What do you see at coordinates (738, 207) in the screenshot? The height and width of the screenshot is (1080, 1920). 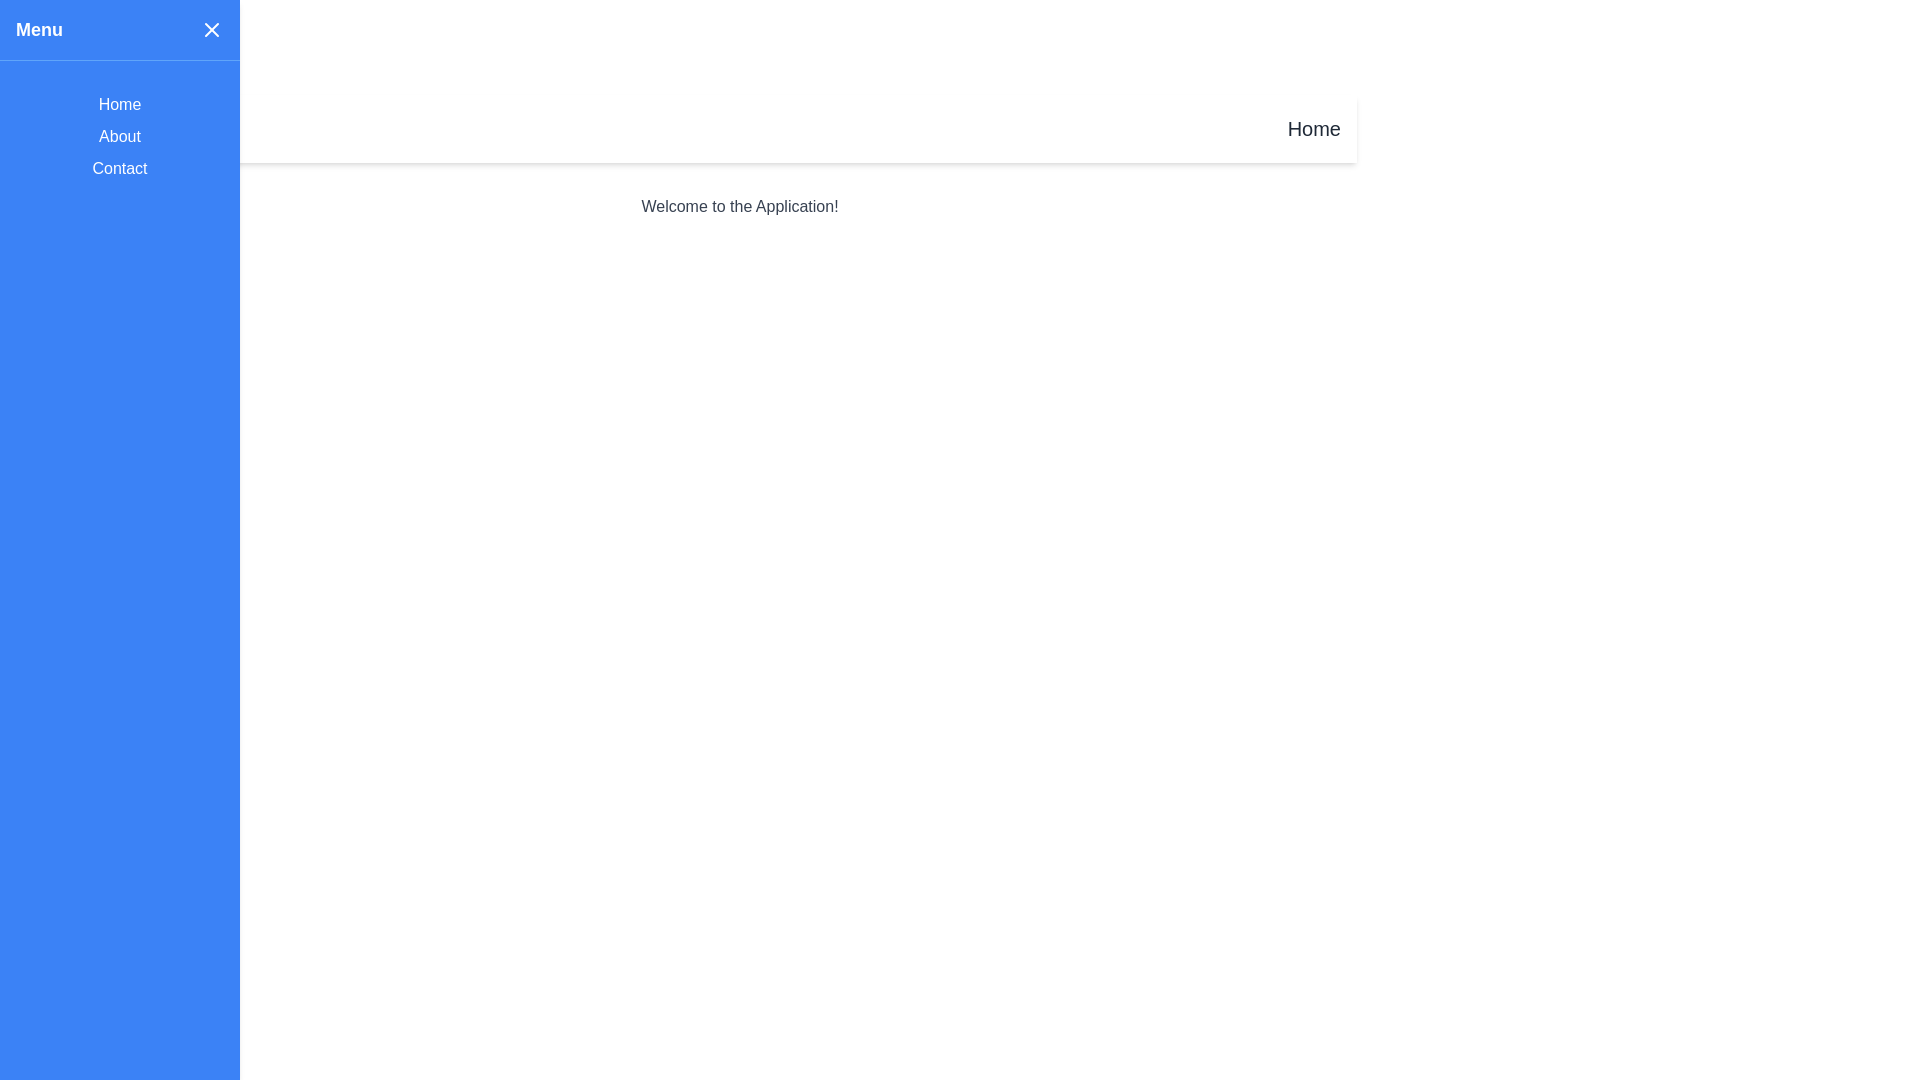 I see `the welcoming message text label located centrally below the 'Home' header` at bounding box center [738, 207].